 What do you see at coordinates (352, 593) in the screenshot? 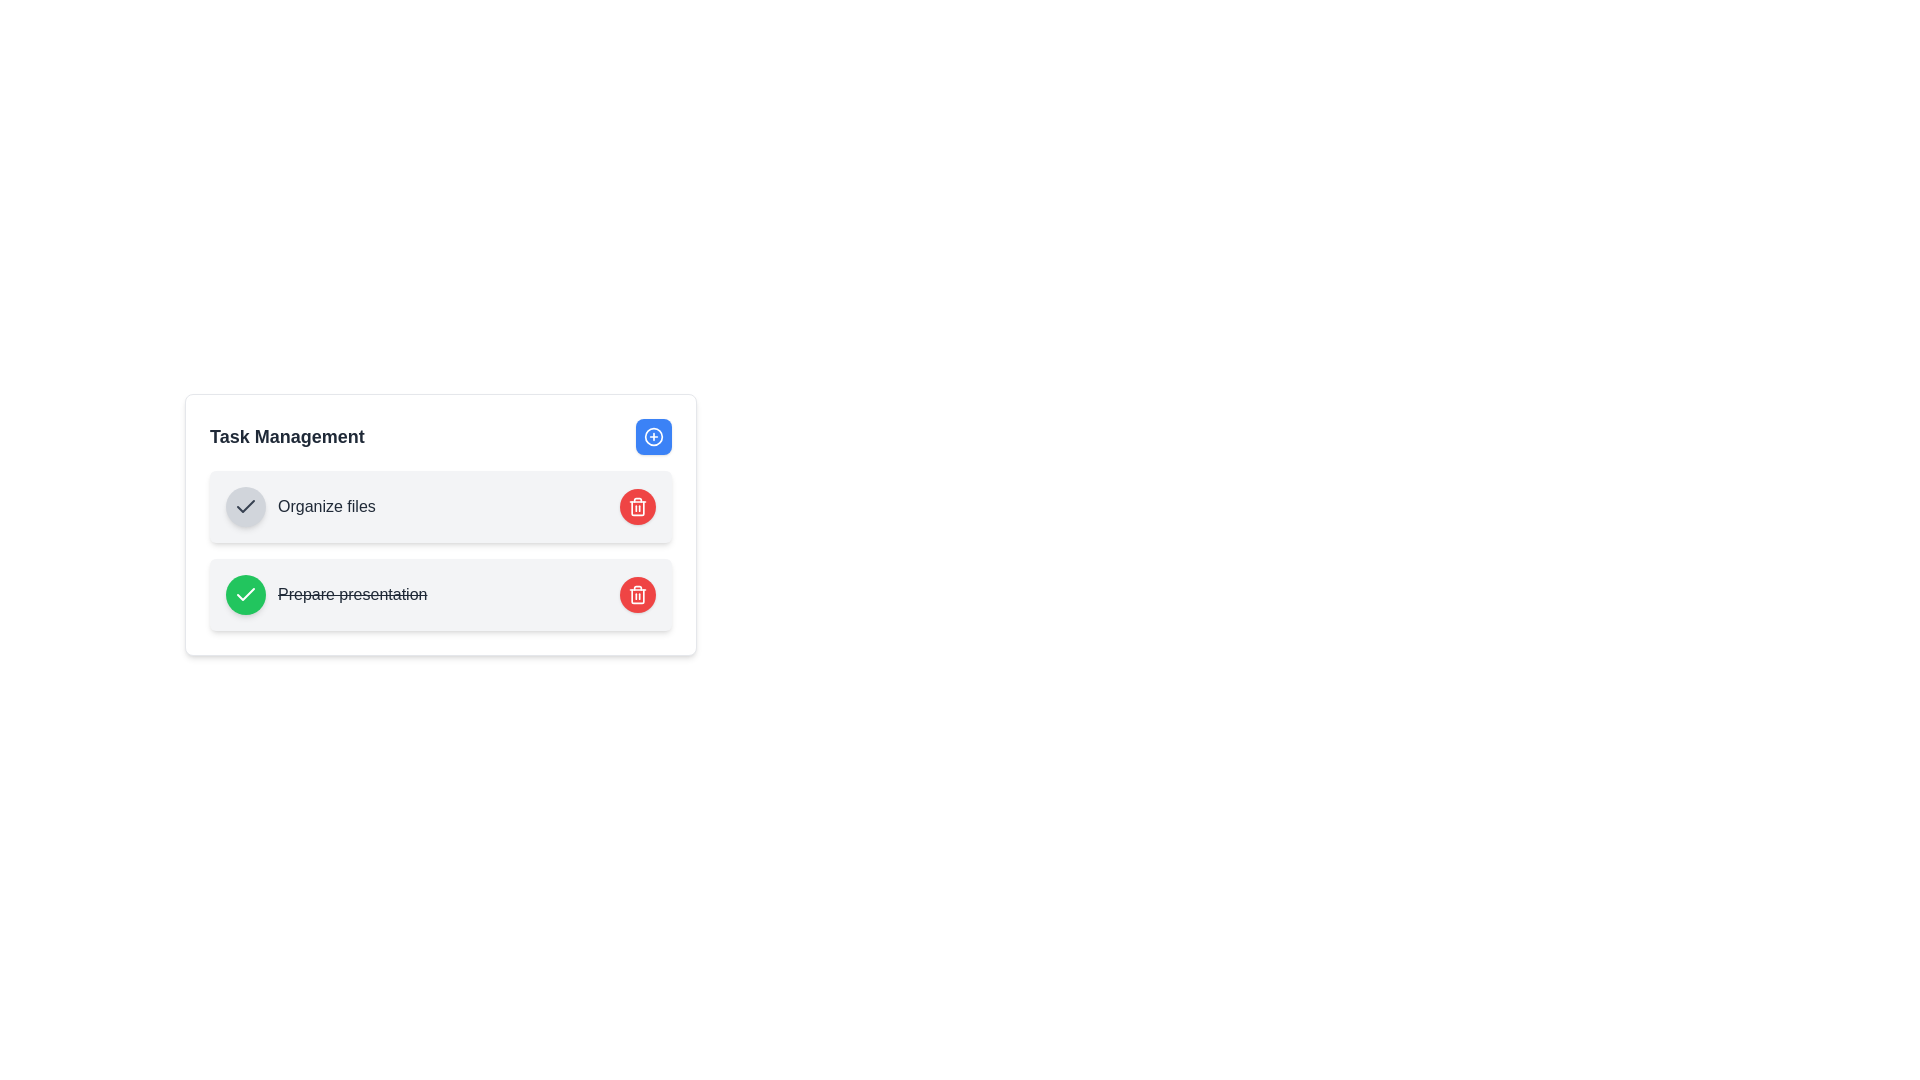
I see `the completed task text element styled in gray with a line-through effect that displays 'Prepare presentation'` at bounding box center [352, 593].